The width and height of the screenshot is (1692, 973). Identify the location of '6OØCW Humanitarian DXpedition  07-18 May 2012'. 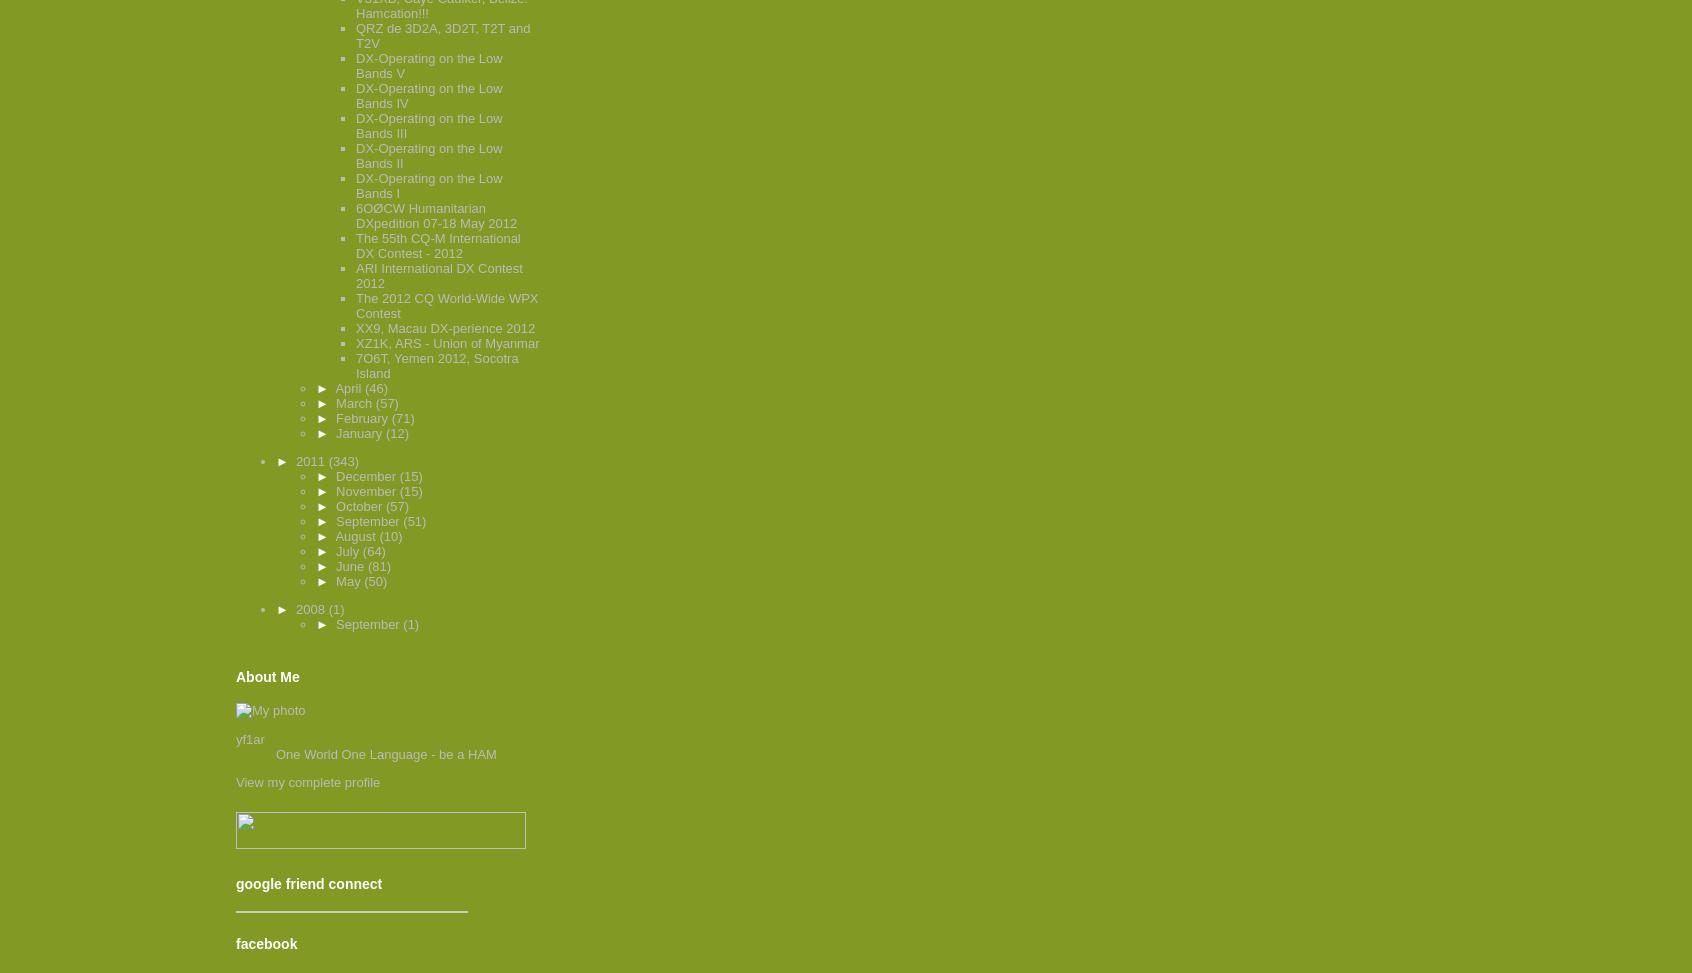
(435, 215).